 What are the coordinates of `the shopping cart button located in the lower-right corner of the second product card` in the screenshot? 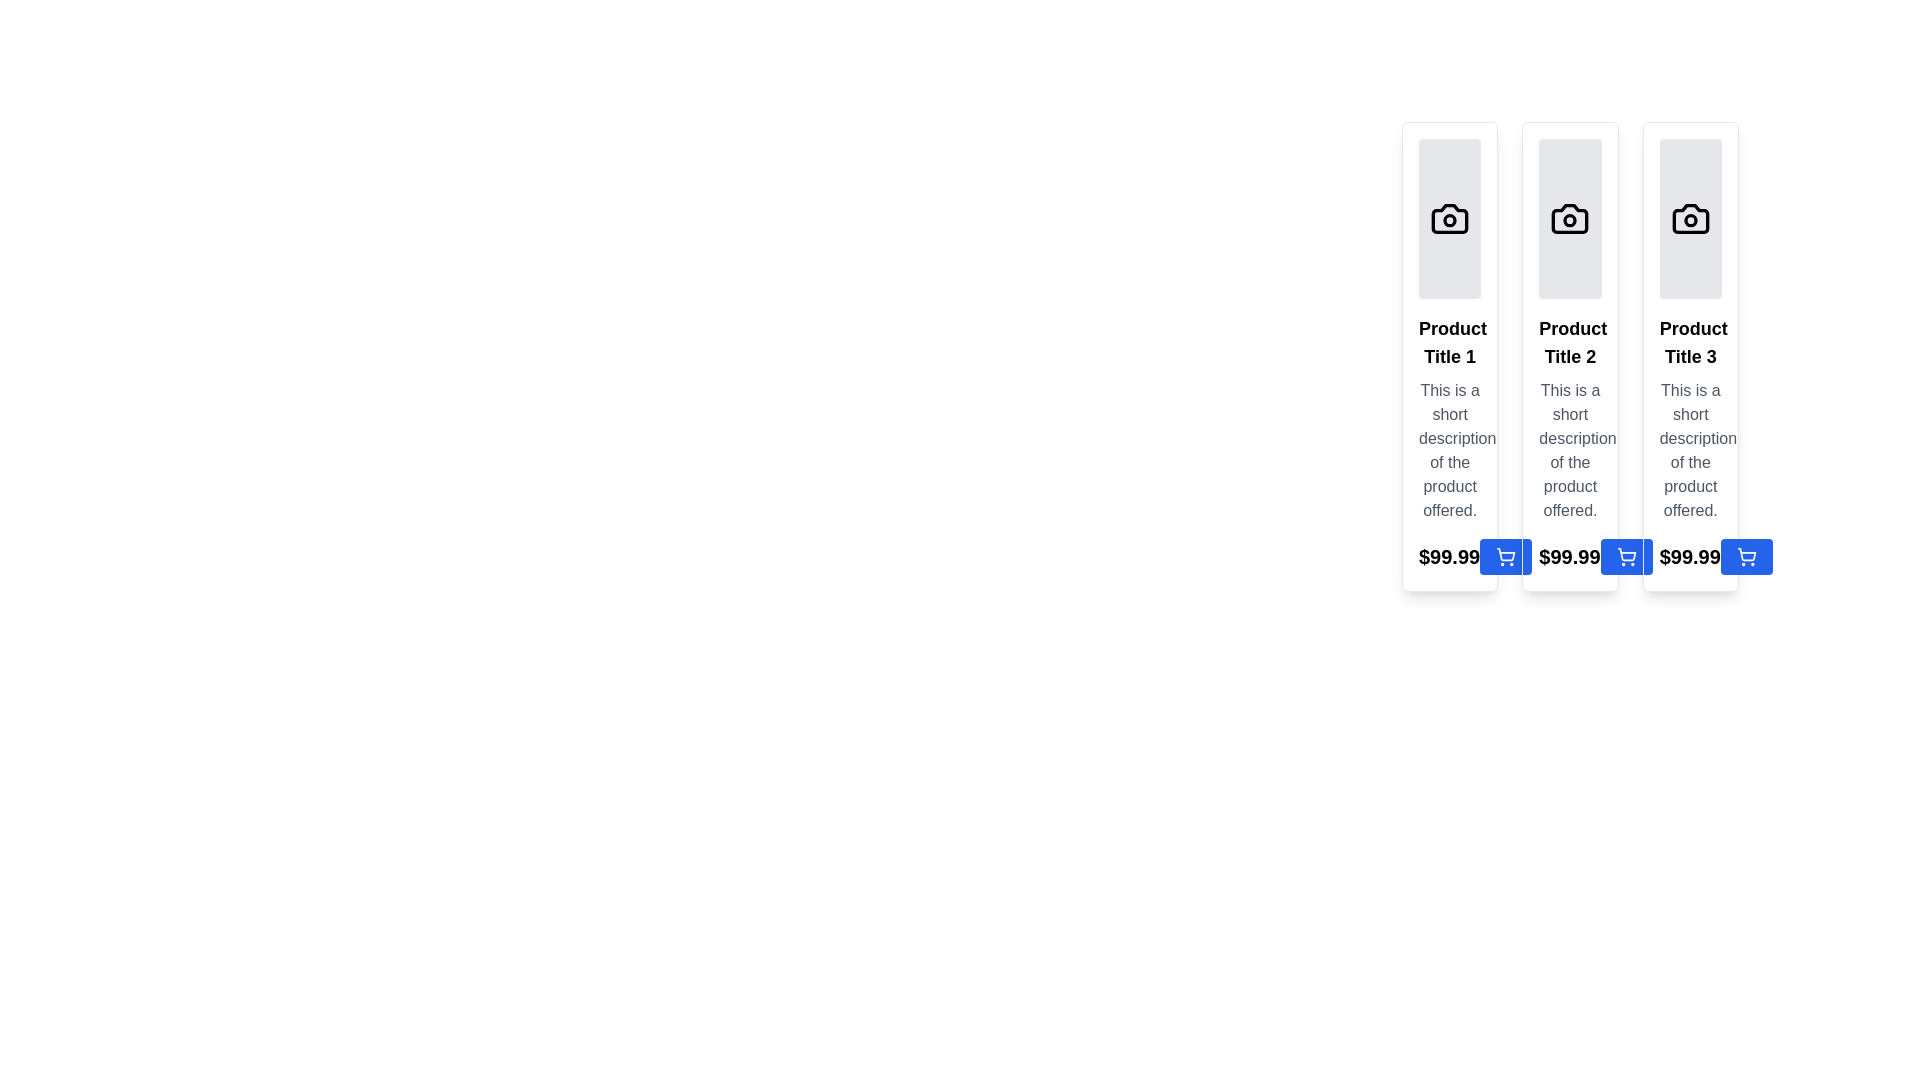 It's located at (1506, 556).